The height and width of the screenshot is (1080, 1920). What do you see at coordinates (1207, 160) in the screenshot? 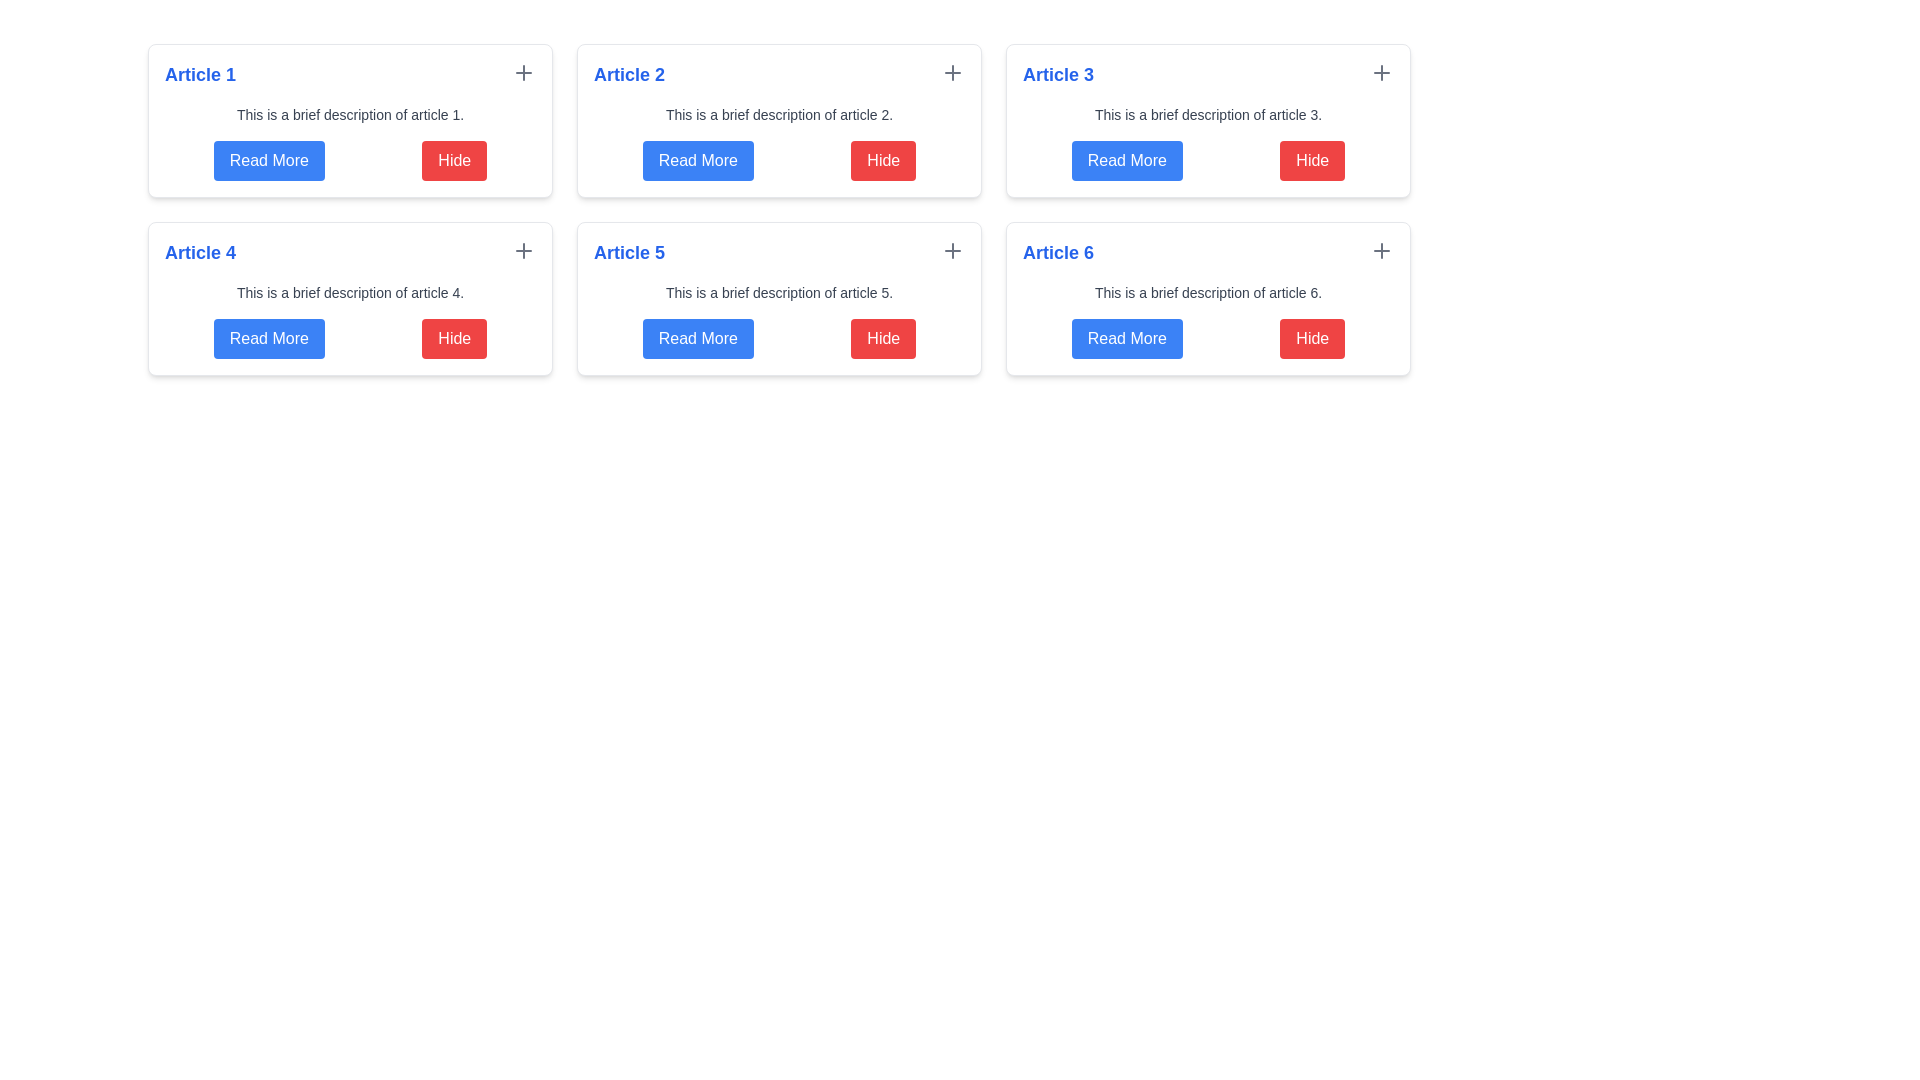
I see `the 'Hide' button located in the button group at the bottom of the 'Article 3' card` at bounding box center [1207, 160].